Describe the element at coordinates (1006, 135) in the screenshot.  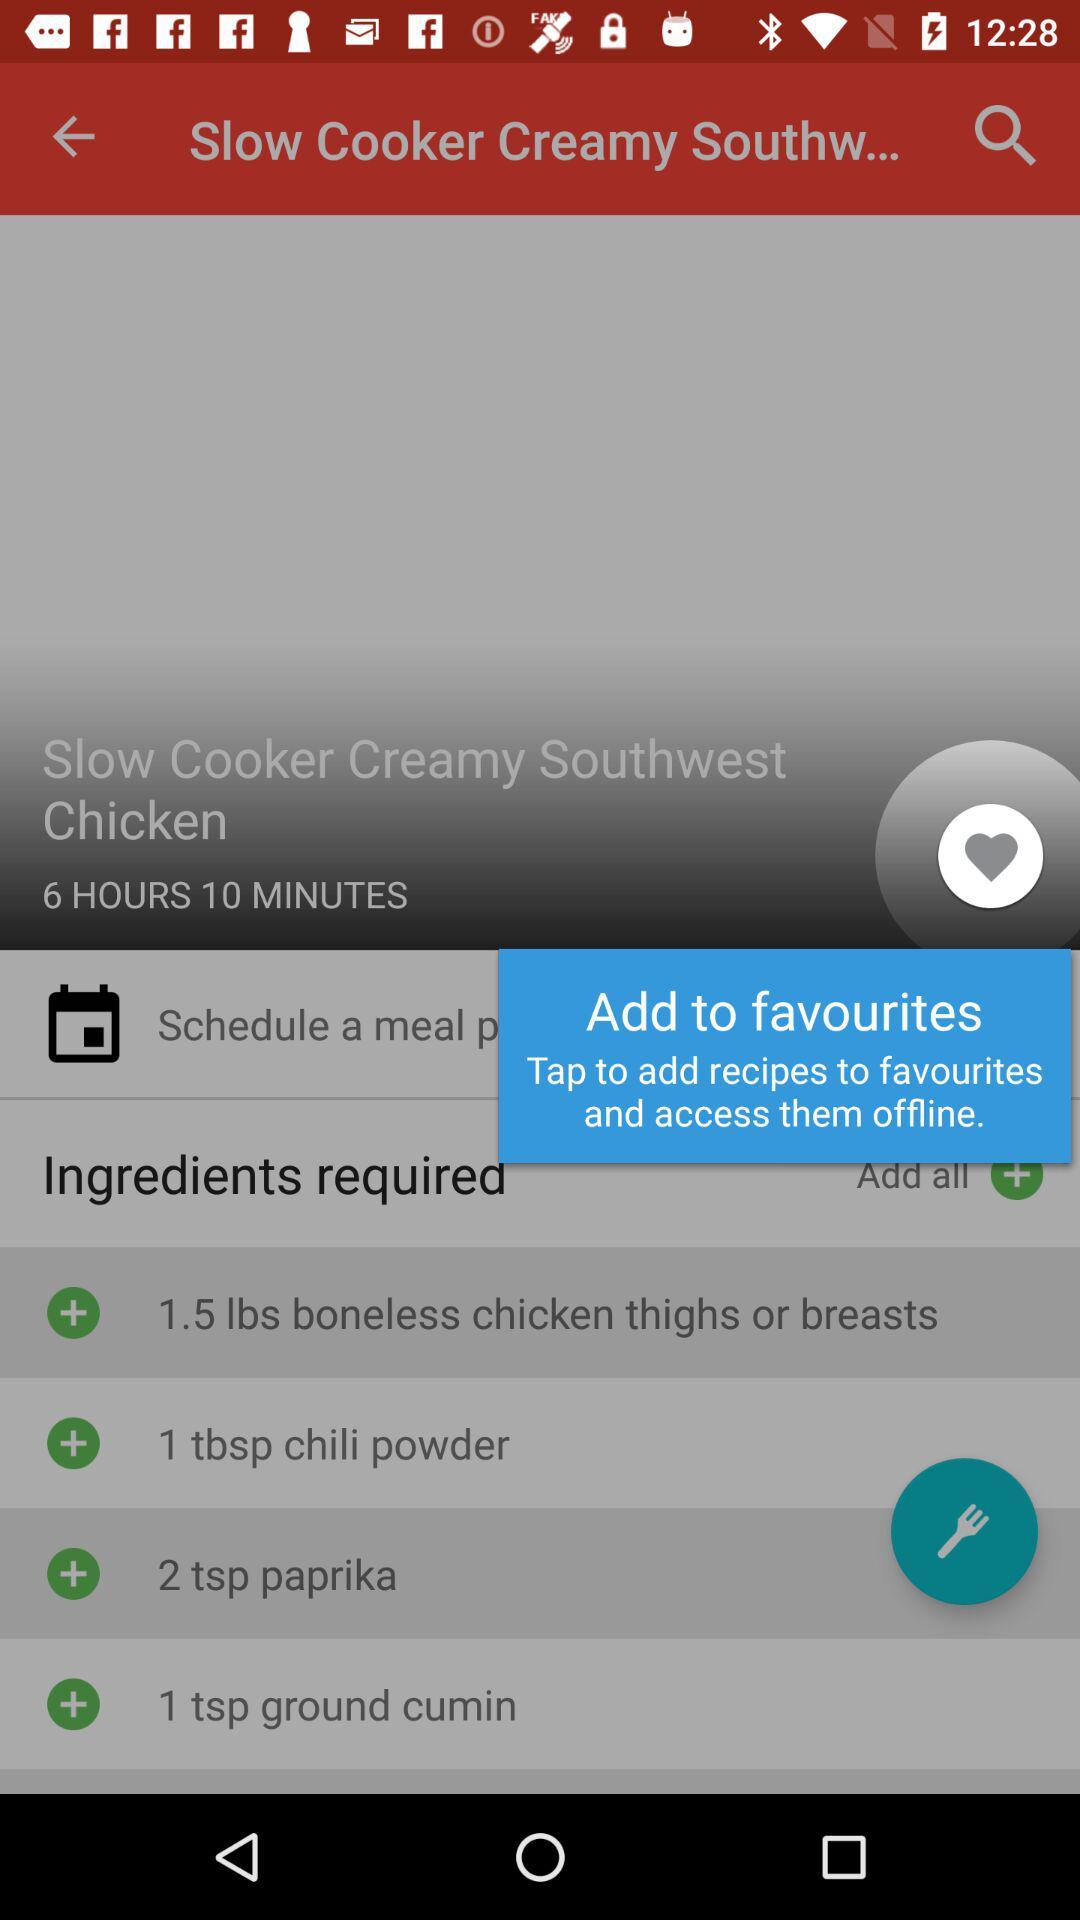
I see `the item at the top right corner` at that location.